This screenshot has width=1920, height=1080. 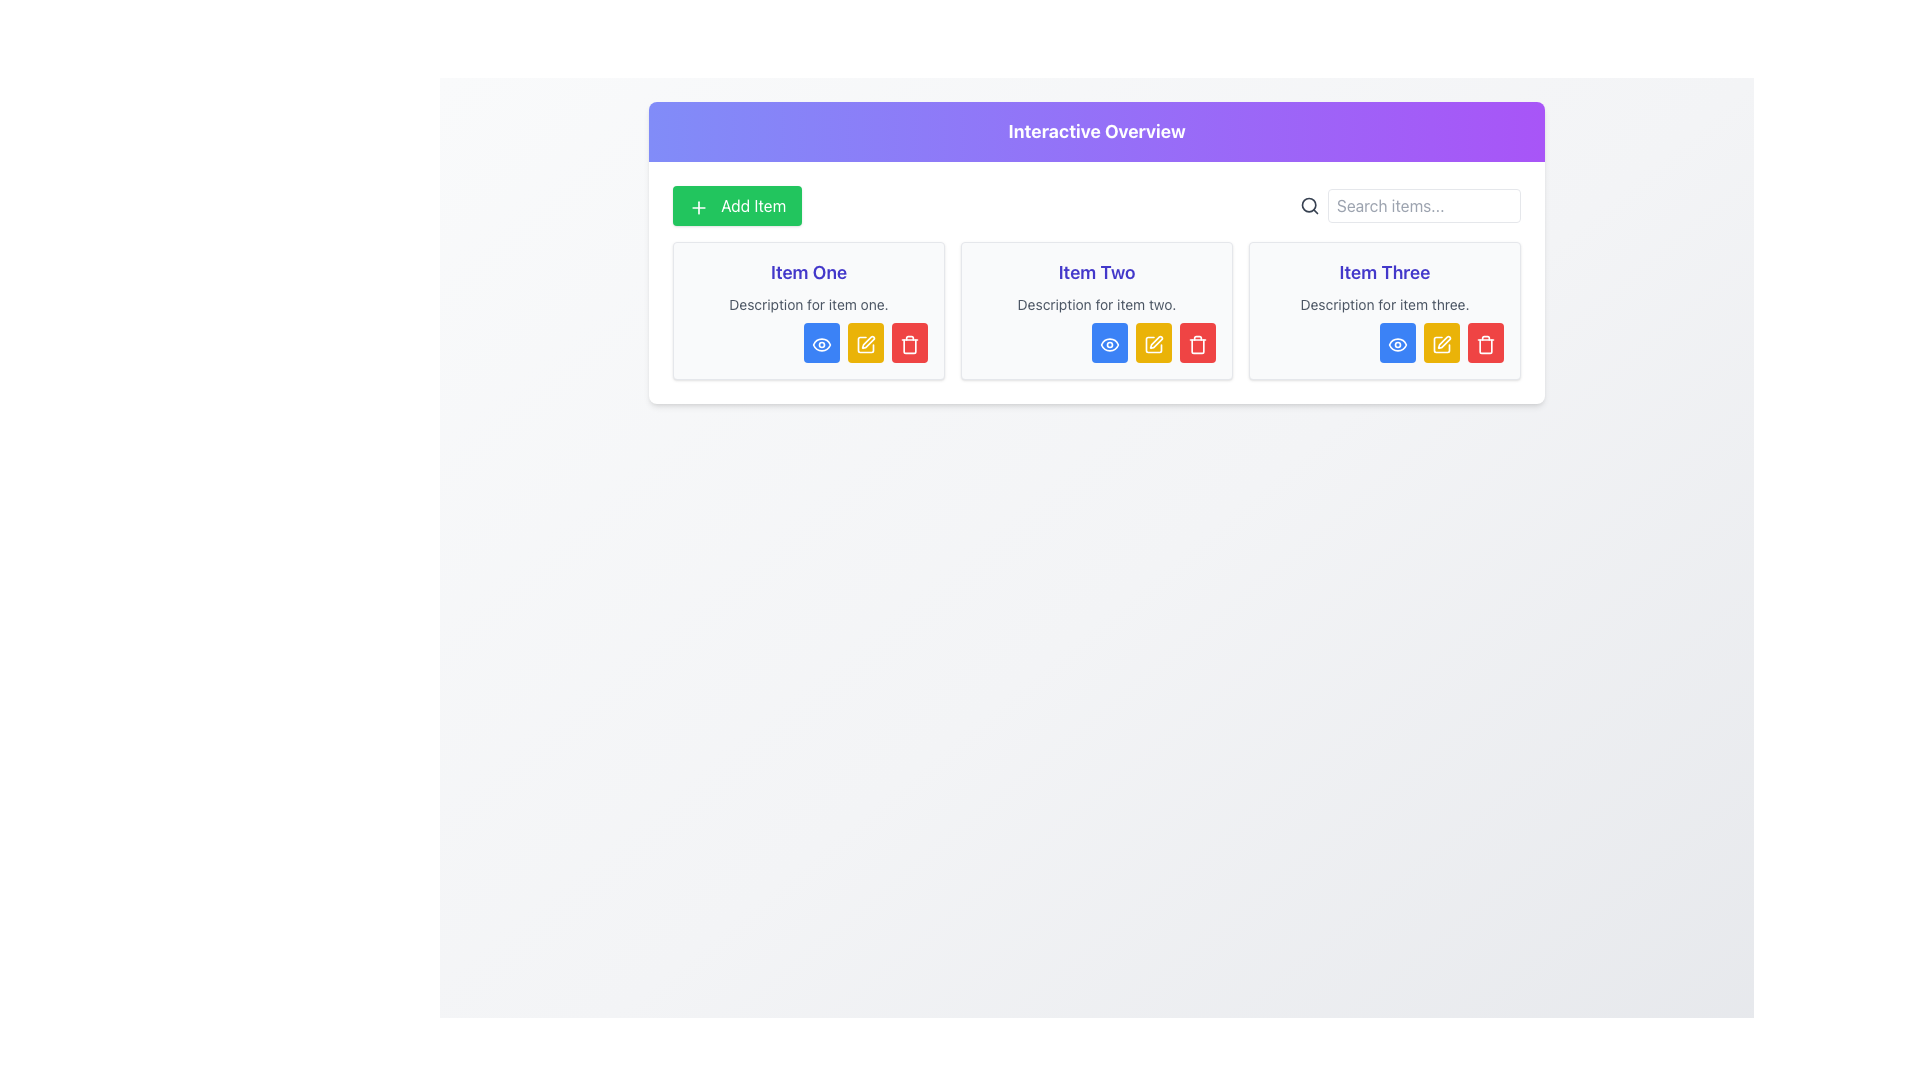 What do you see at coordinates (1441, 342) in the screenshot?
I see `the second button from the left in the set of three action buttons under the 'Item Three' header to initiate edit actions for the associated item` at bounding box center [1441, 342].